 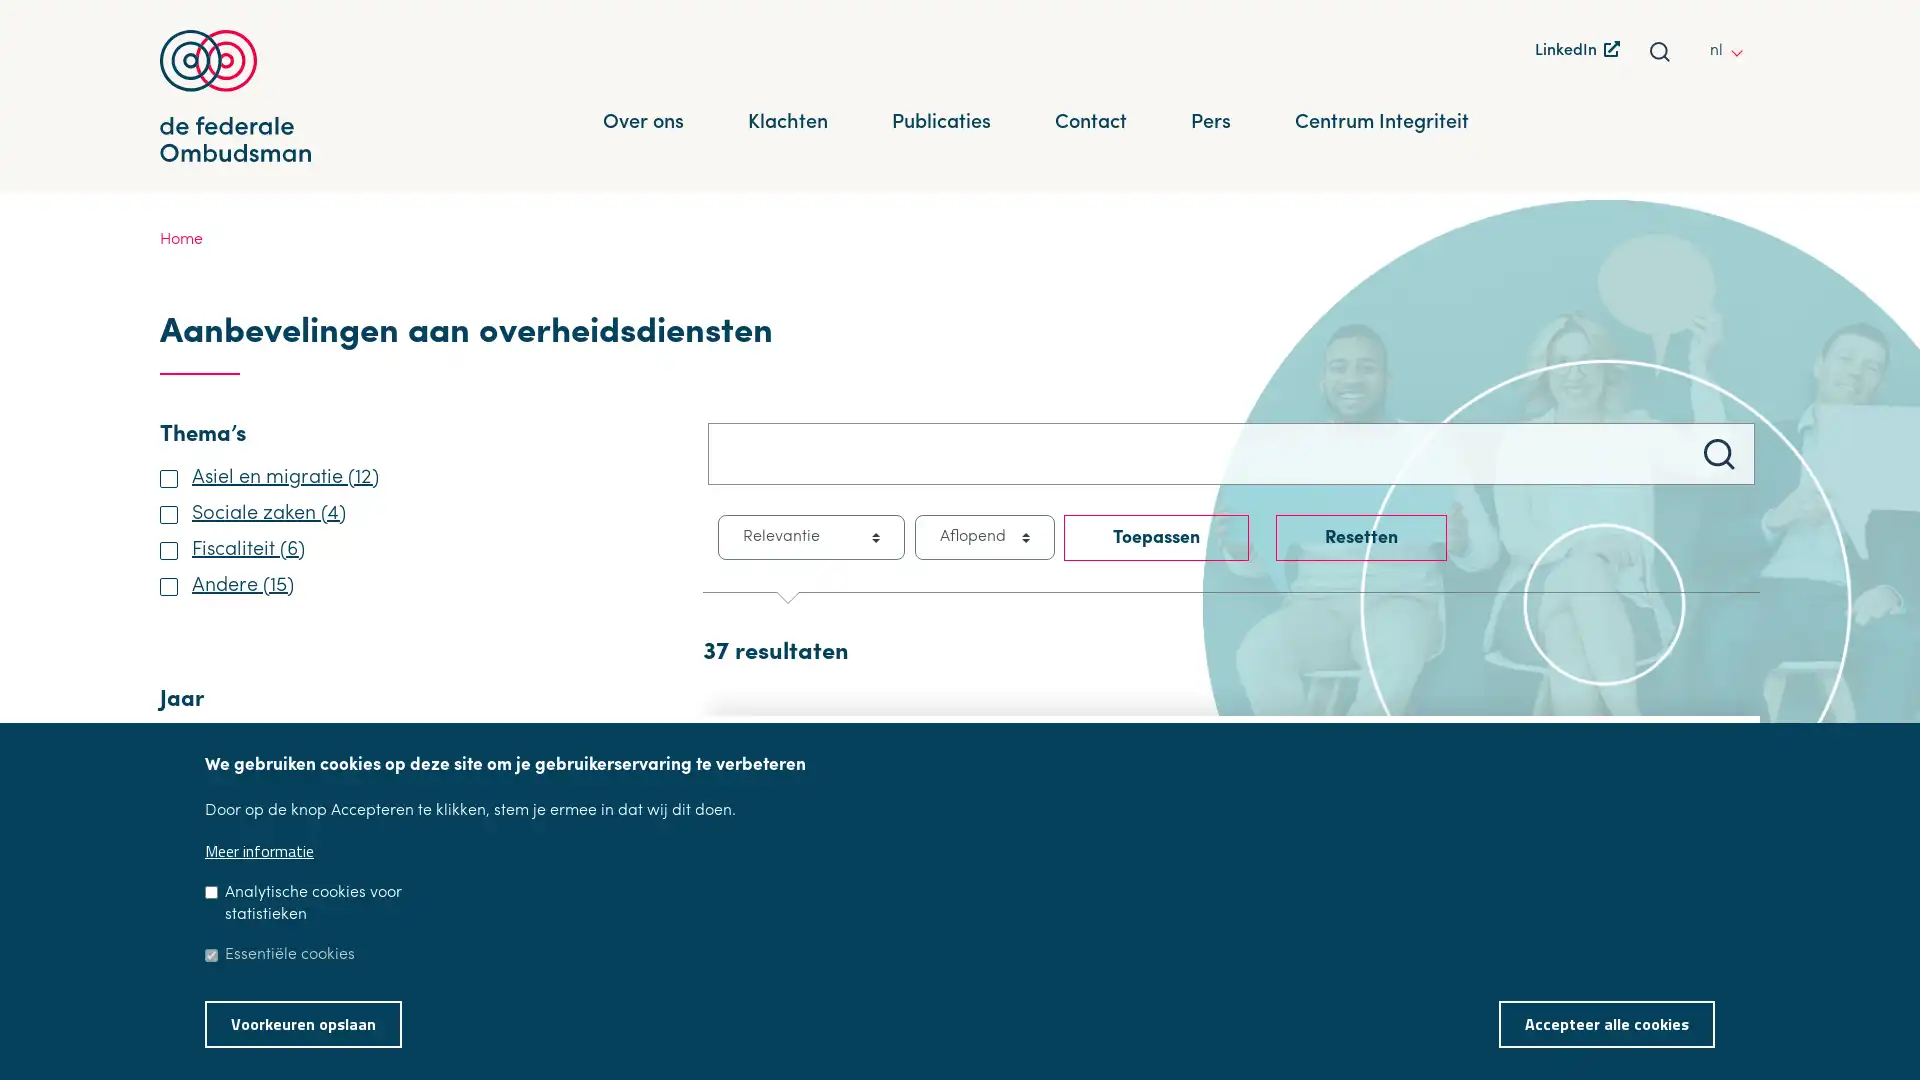 What do you see at coordinates (258, 851) in the screenshot?
I see `Meer informatie` at bounding box center [258, 851].